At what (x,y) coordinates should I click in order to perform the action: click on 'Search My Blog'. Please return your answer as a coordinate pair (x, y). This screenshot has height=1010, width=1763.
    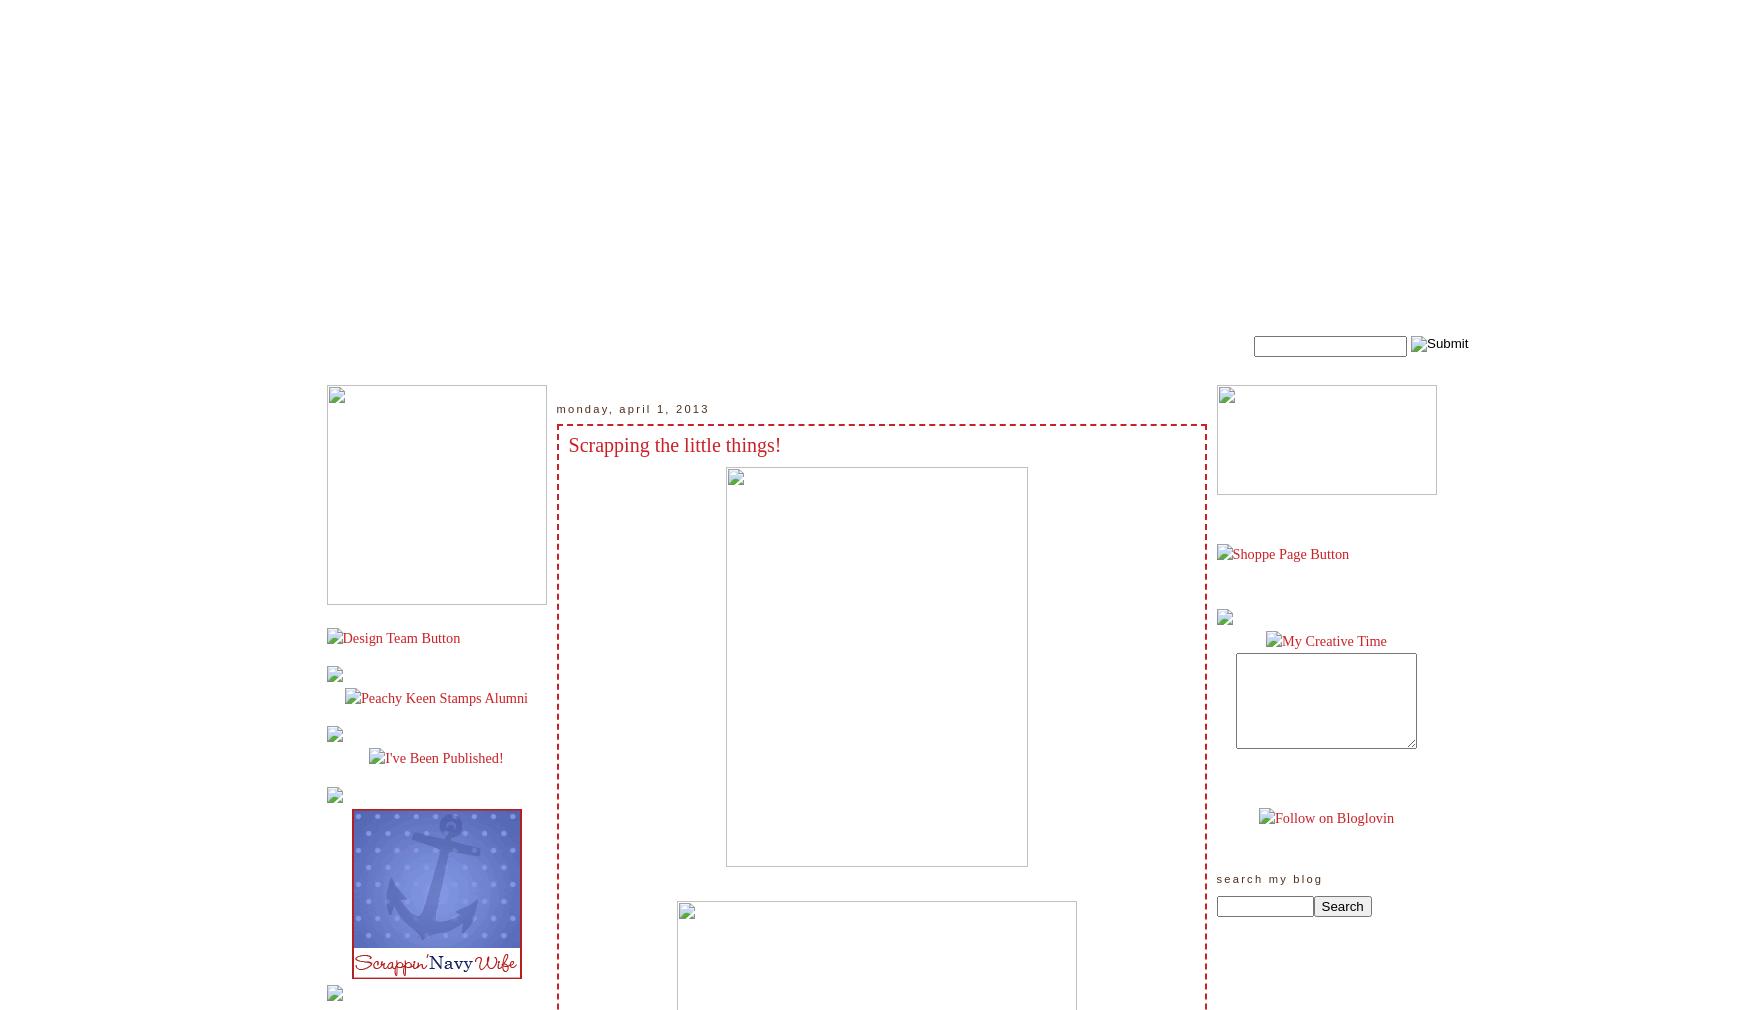
    Looking at the image, I should click on (1268, 879).